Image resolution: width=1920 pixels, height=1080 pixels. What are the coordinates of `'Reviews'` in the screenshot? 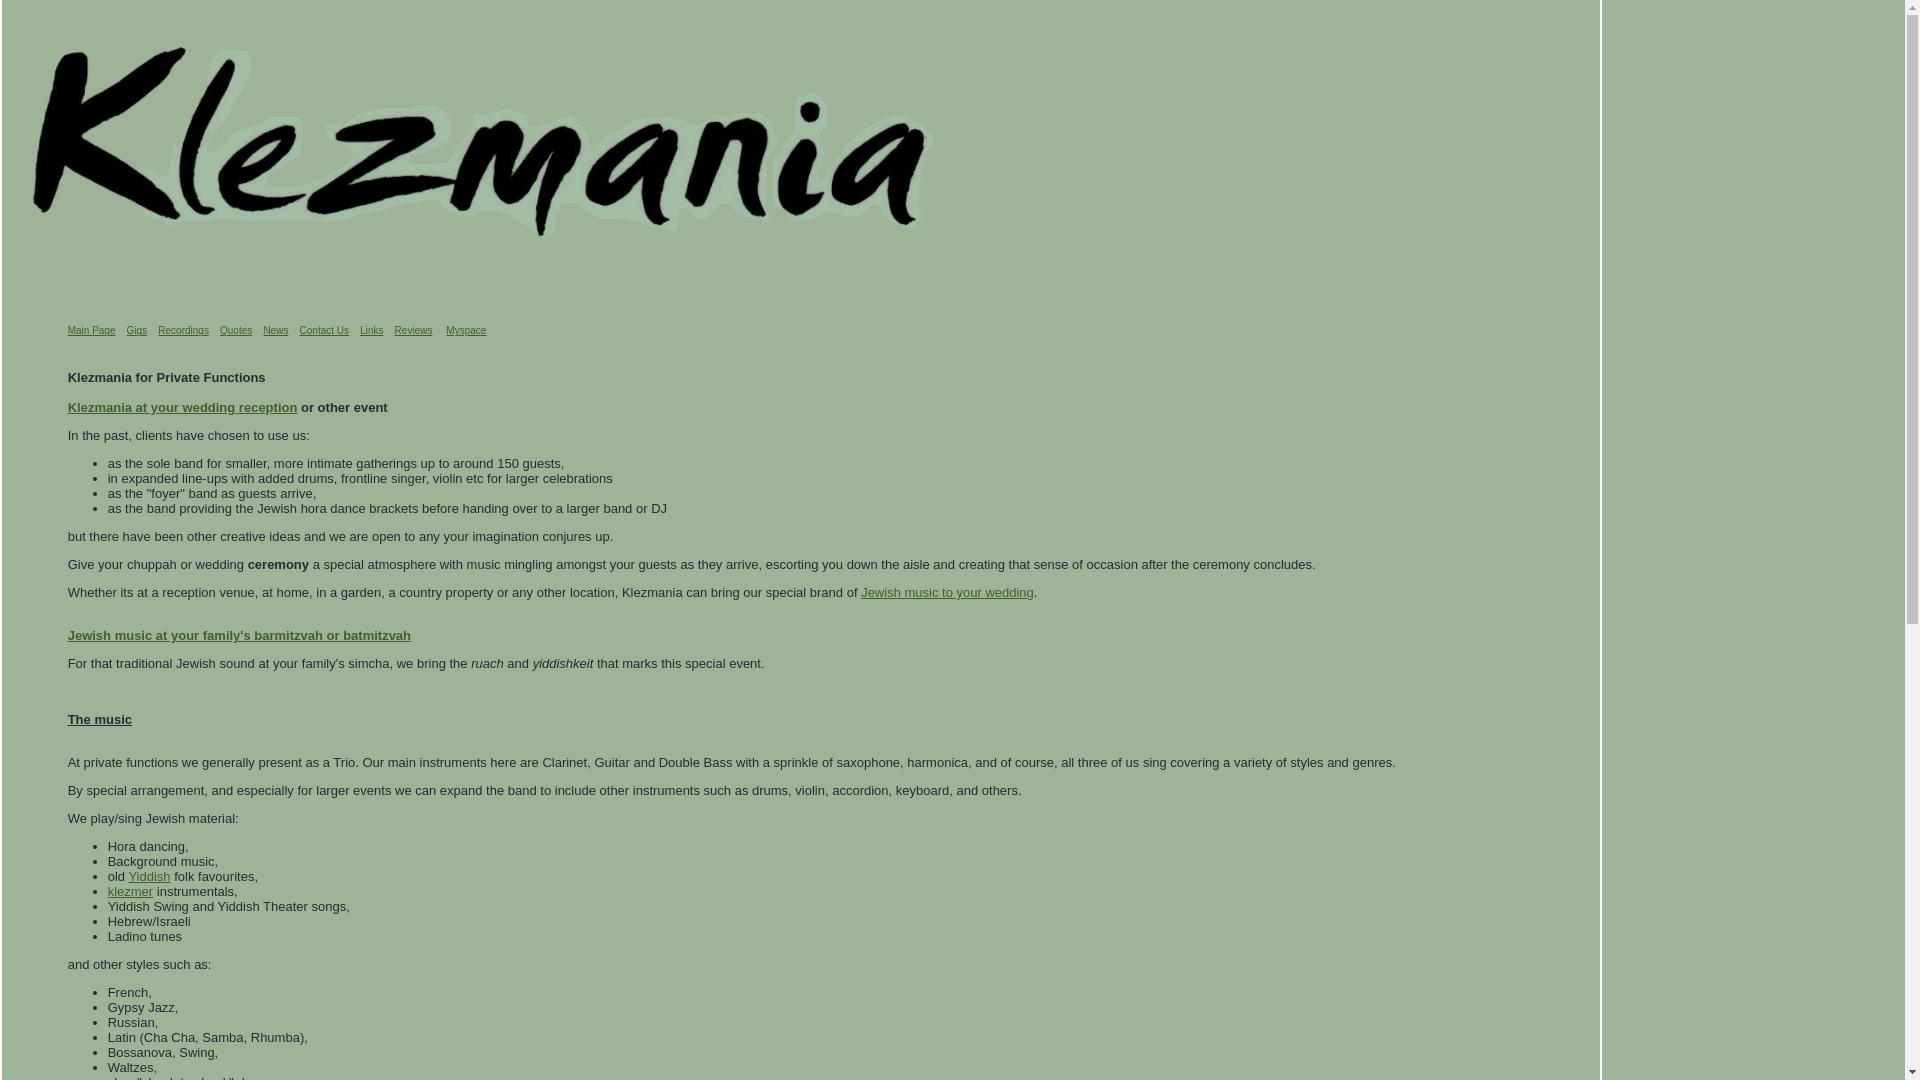 It's located at (412, 329).